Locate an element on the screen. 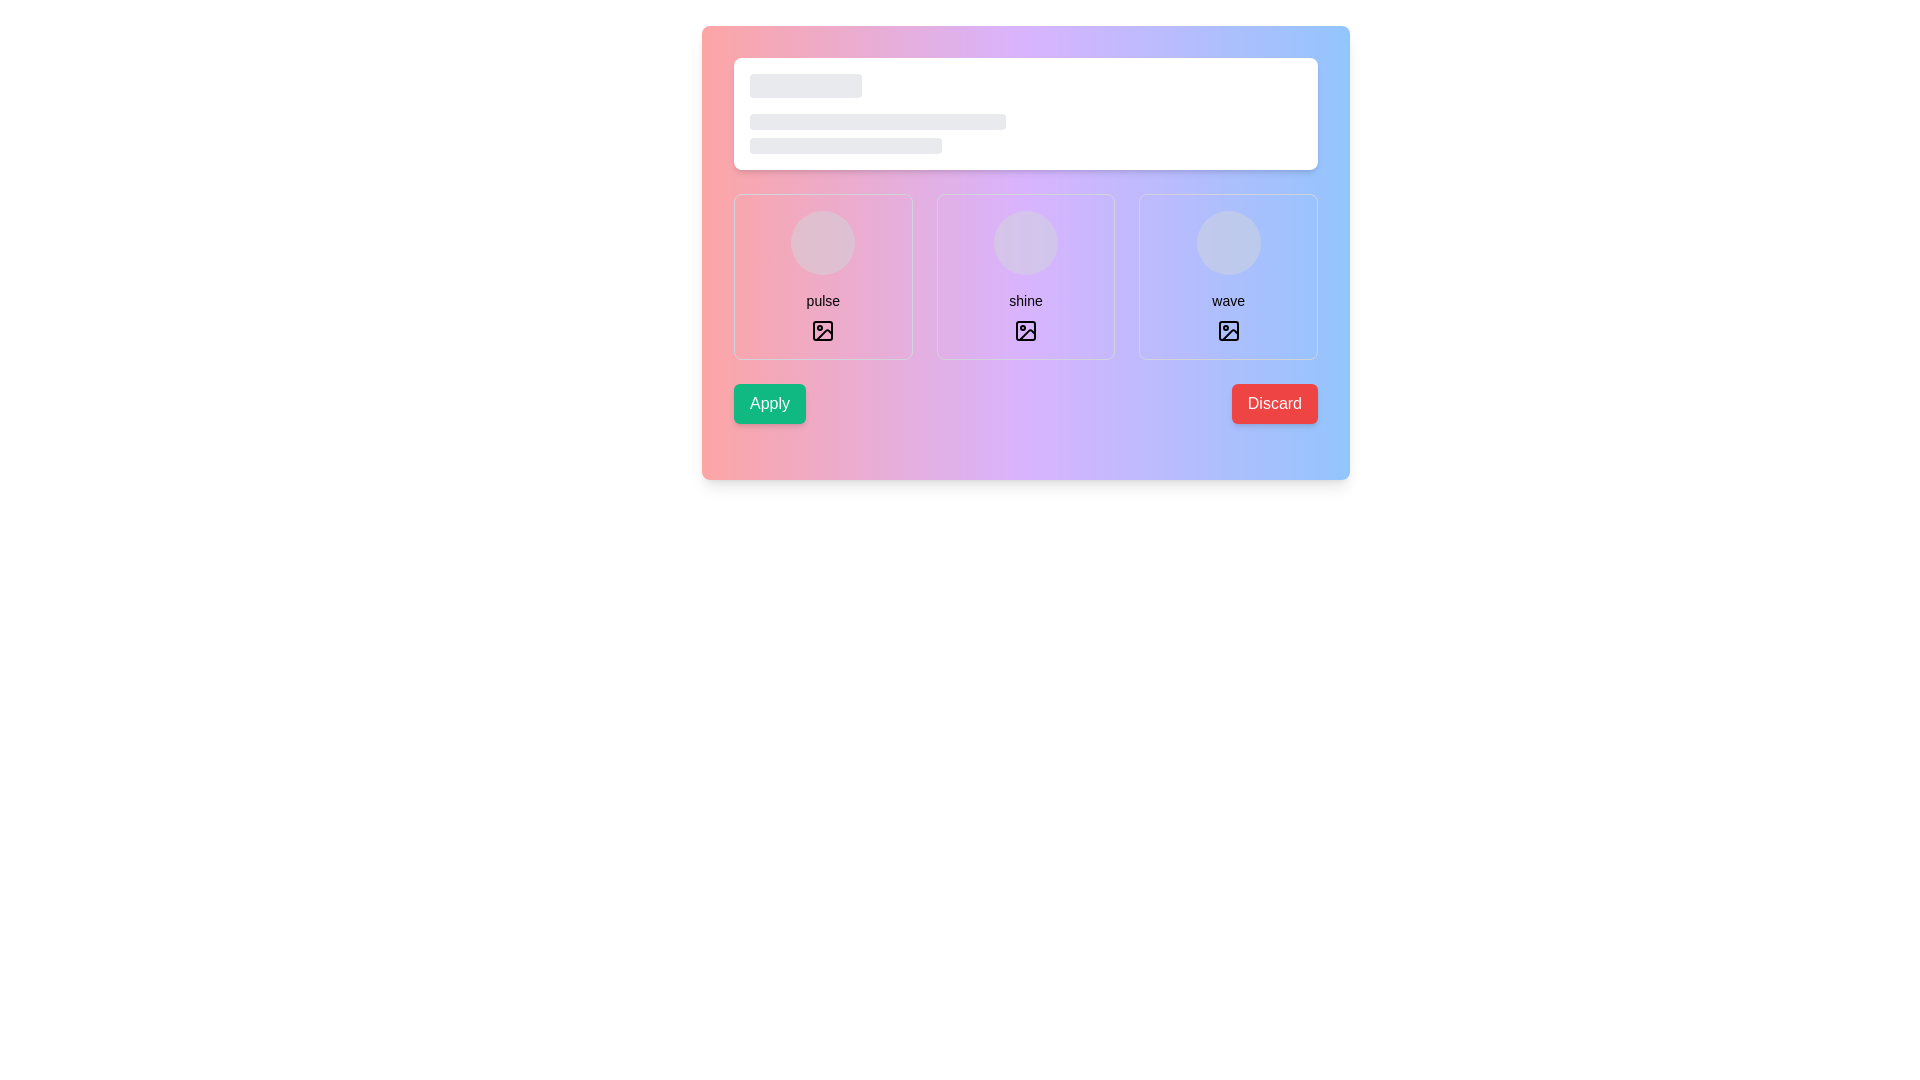 This screenshot has height=1080, width=1920. the third placeholder element, which is a light gray rounded rectangle used in skeleton loading designs is located at coordinates (845, 145).